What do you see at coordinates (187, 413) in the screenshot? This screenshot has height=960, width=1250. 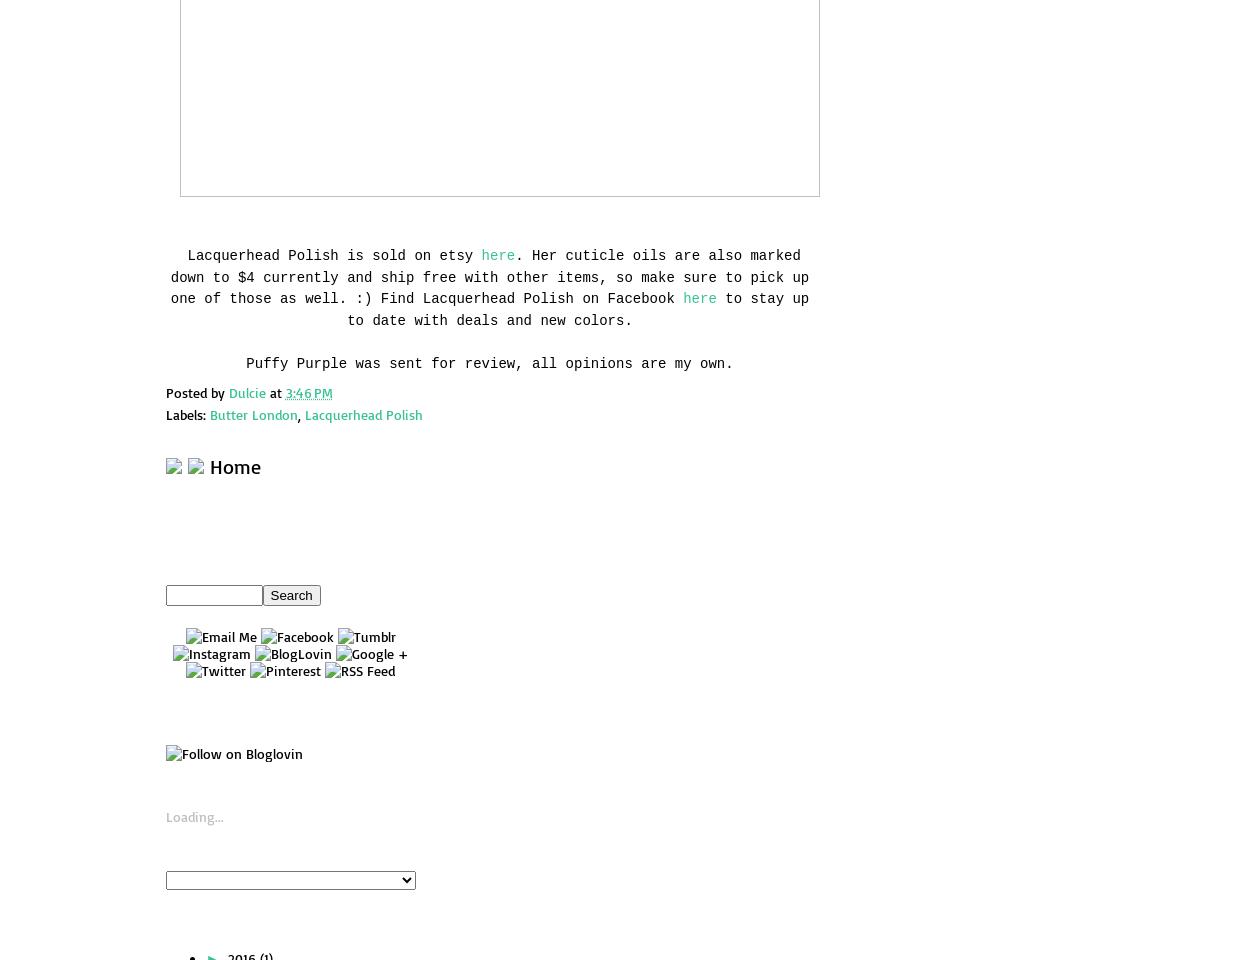 I see `'Labels:'` at bounding box center [187, 413].